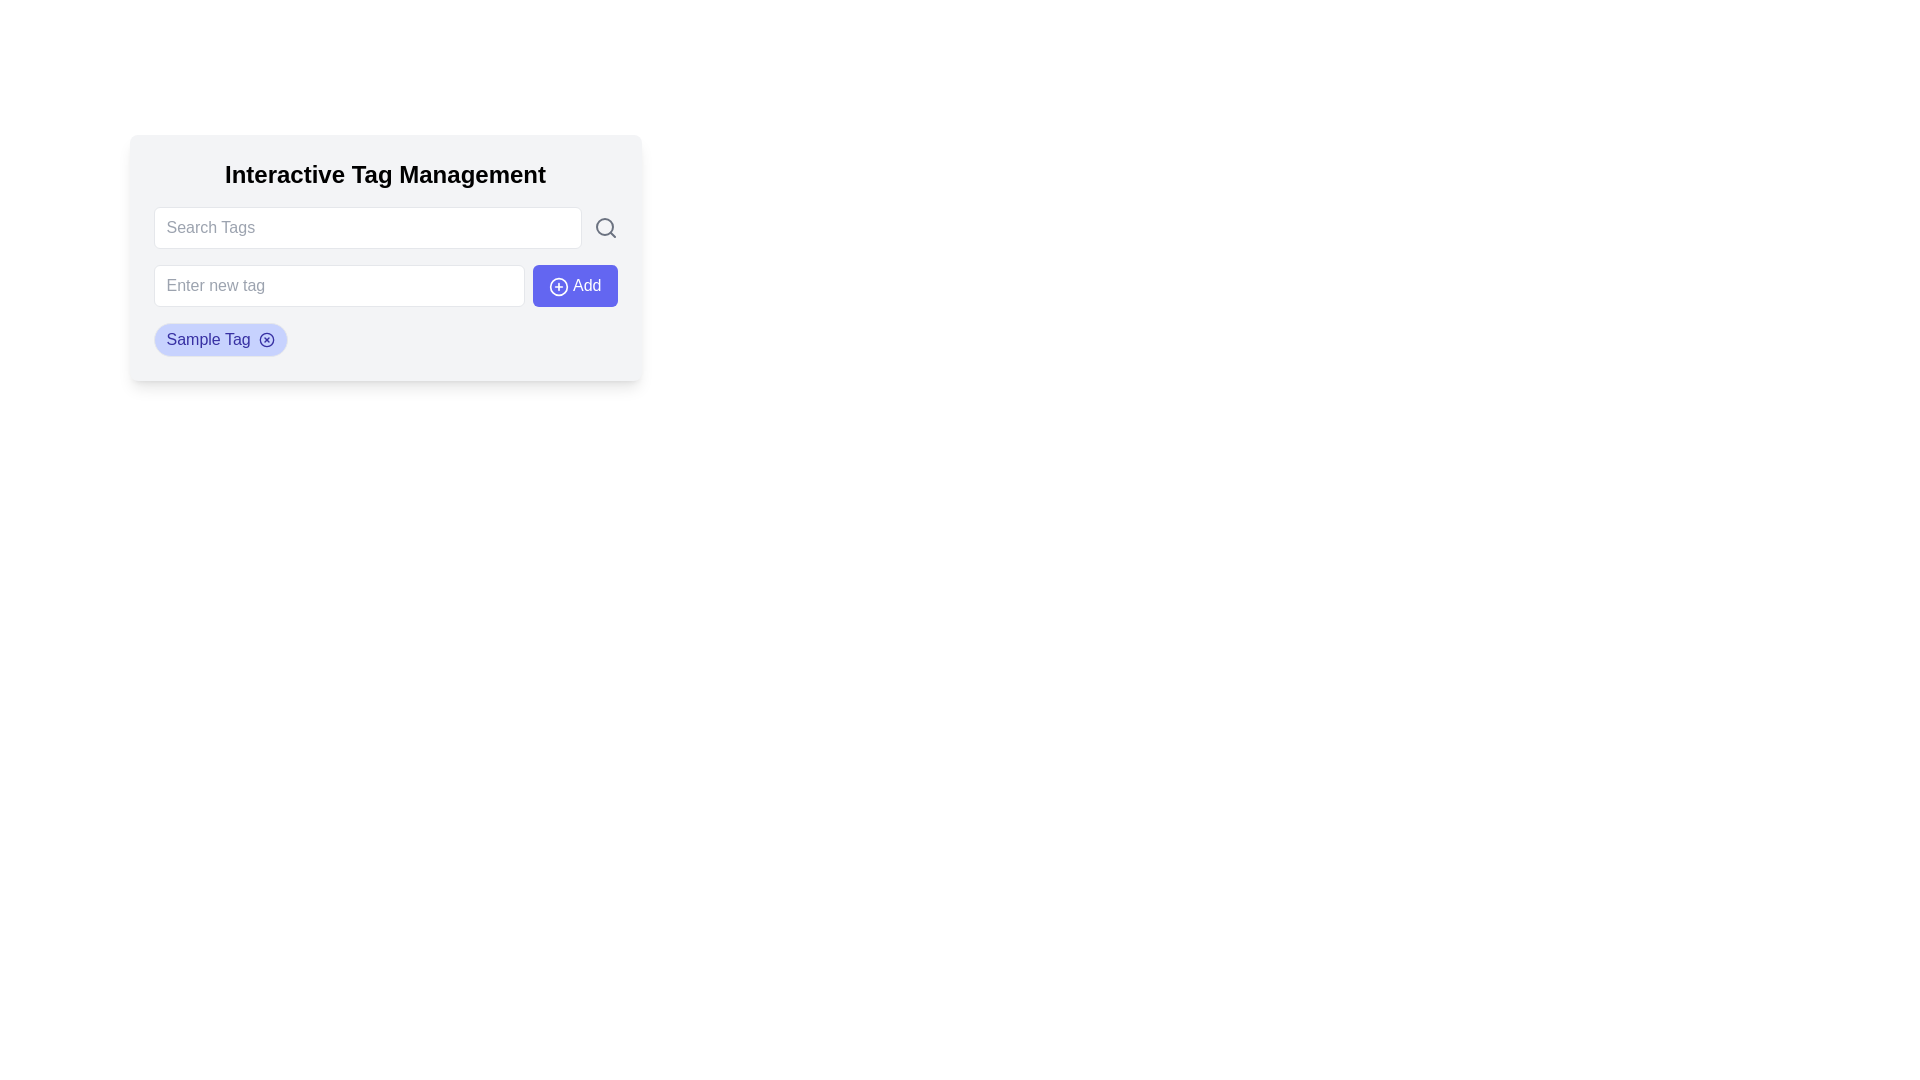  Describe the element at coordinates (385, 173) in the screenshot. I see `the heading text 'Interactive Tag Management' which is displayed in bold, large font at the top of a white card with rounded corners` at that location.